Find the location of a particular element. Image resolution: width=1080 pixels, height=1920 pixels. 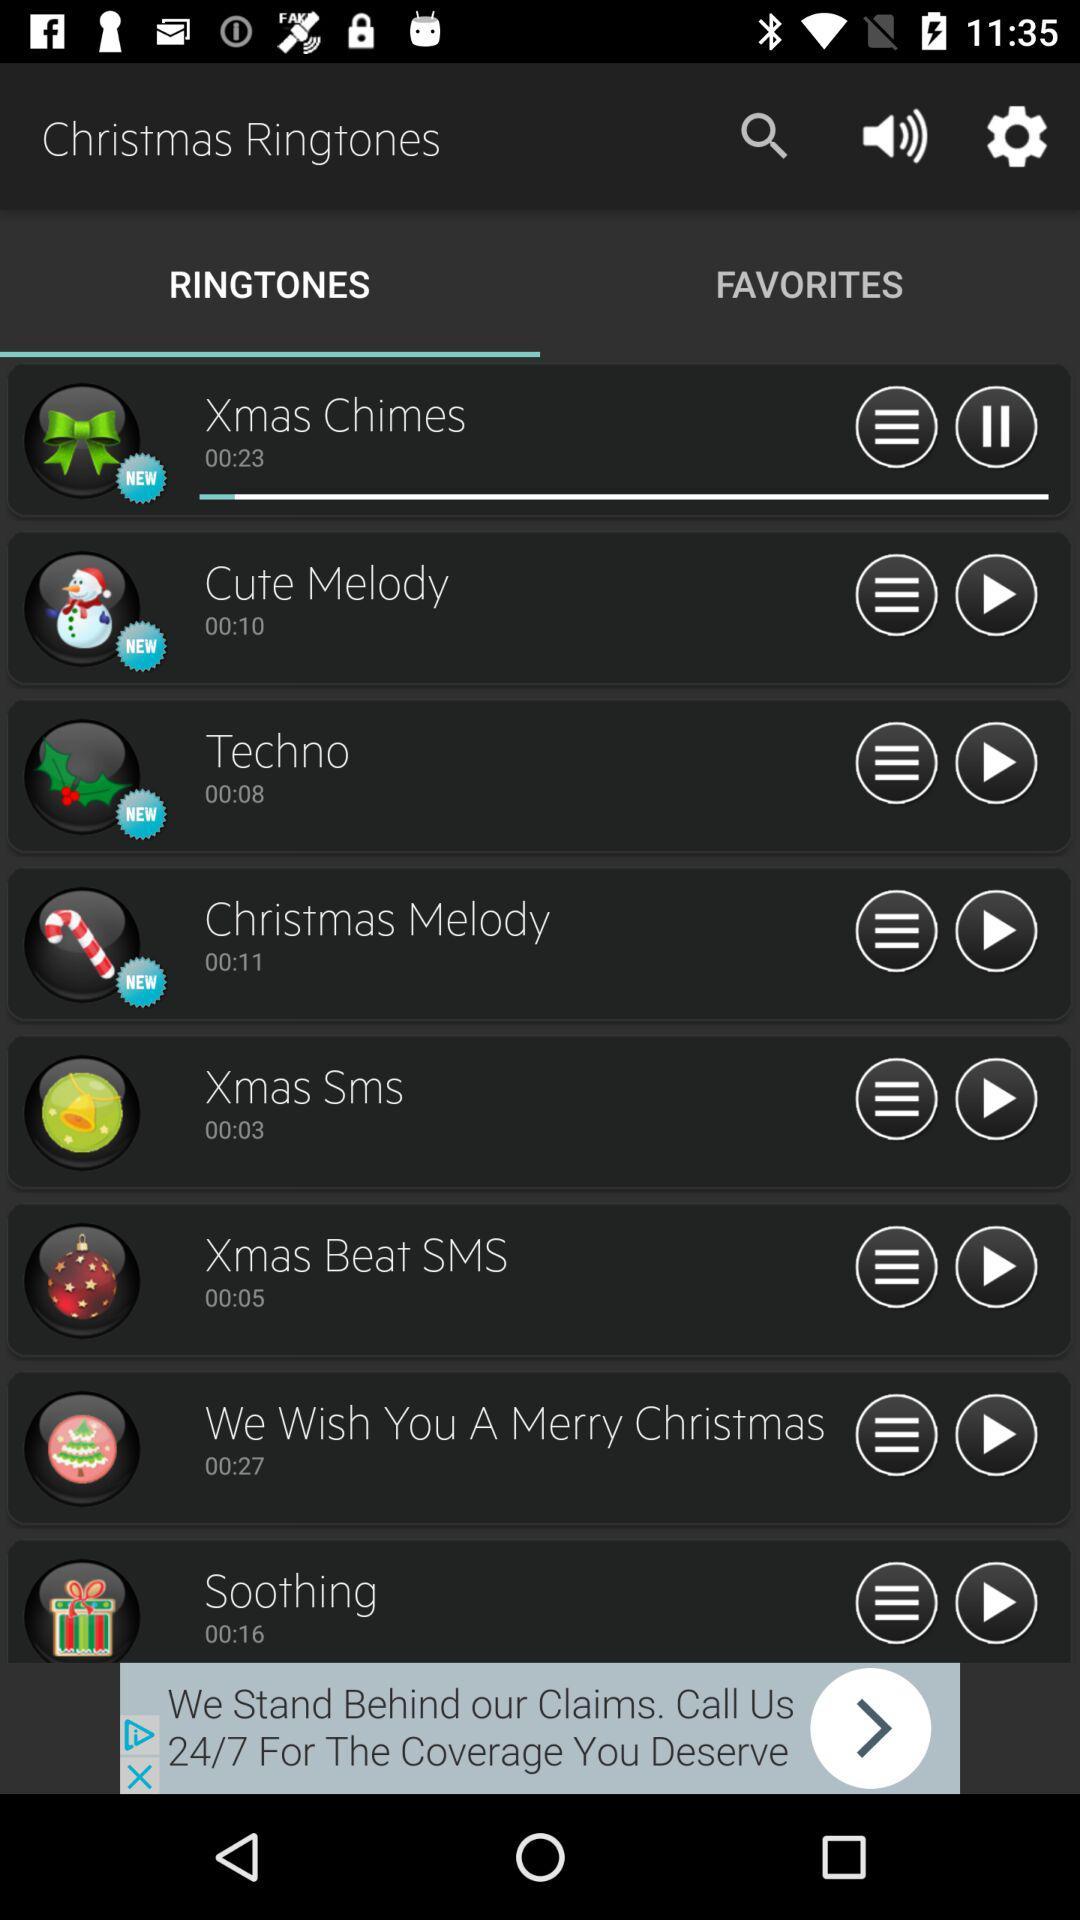

customize is located at coordinates (895, 1604).